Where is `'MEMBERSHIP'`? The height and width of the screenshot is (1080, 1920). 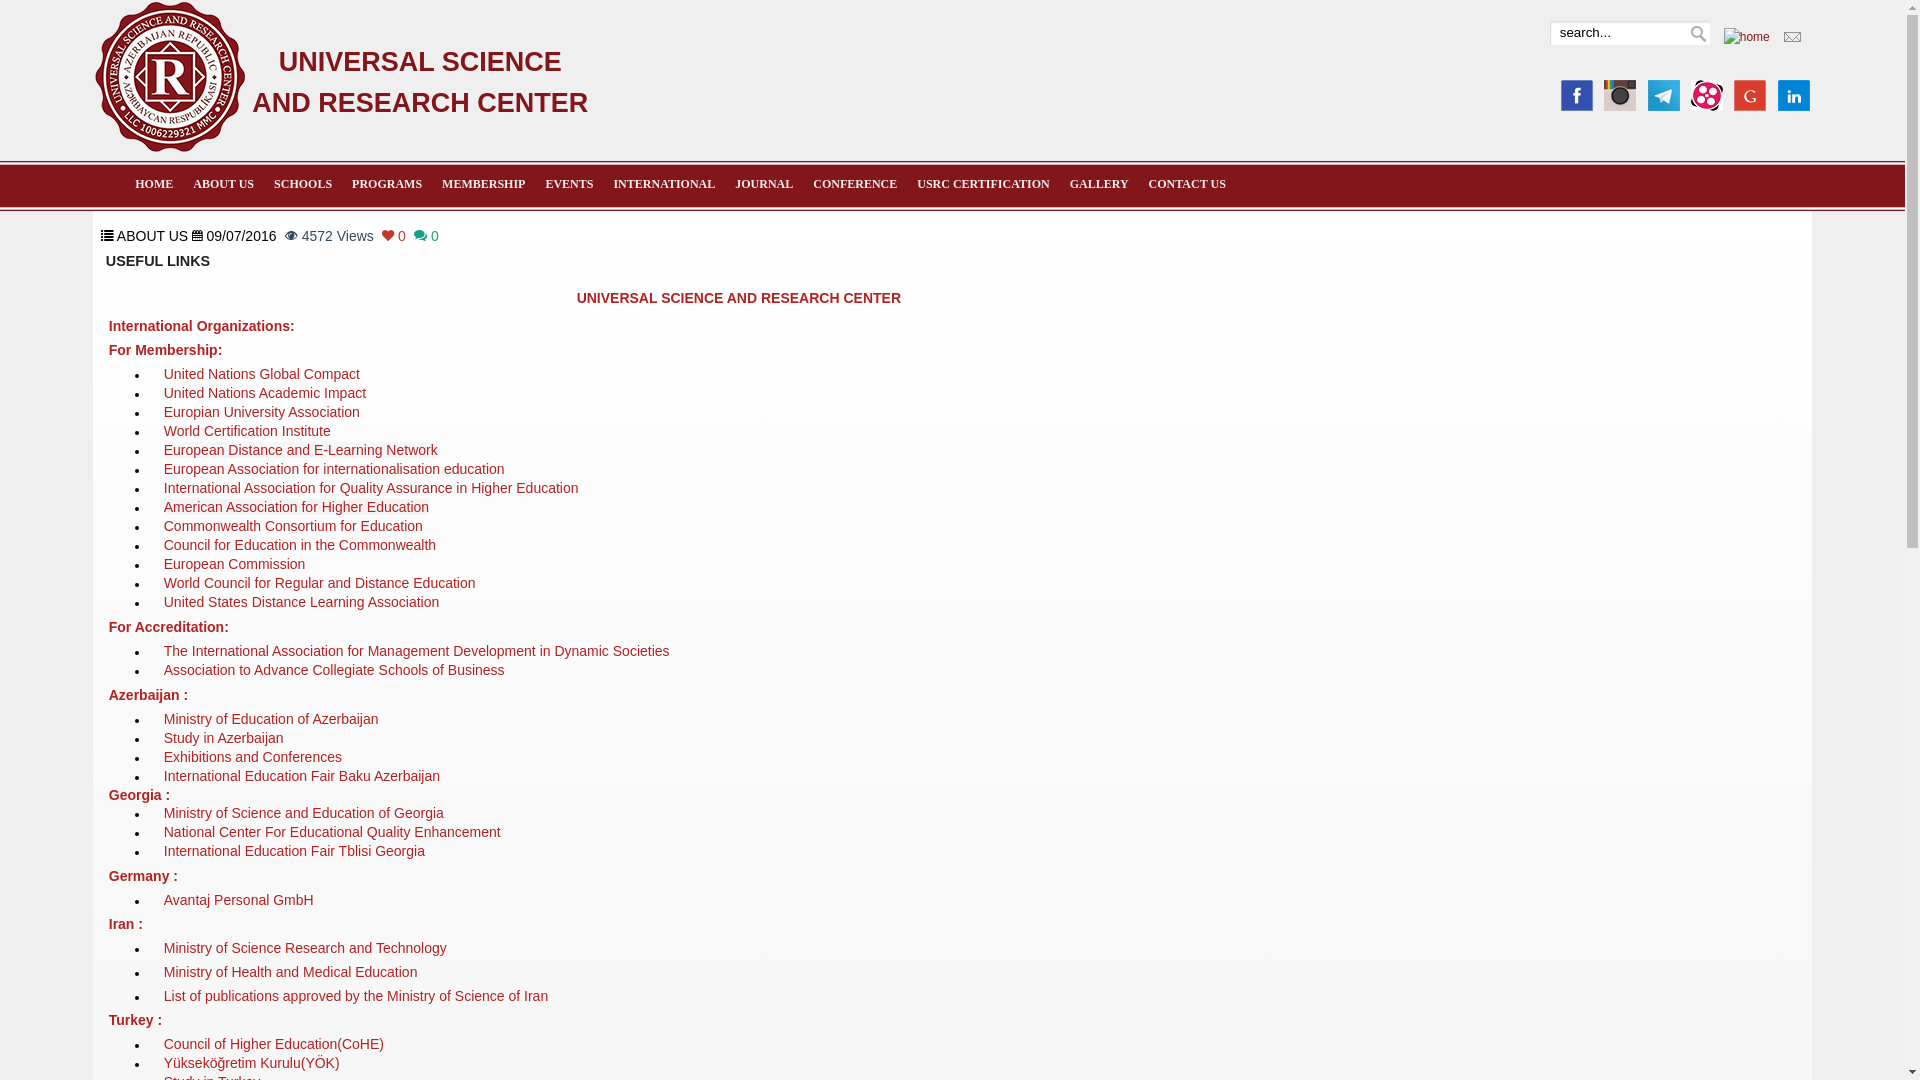 'MEMBERSHIP' is located at coordinates (483, 184).